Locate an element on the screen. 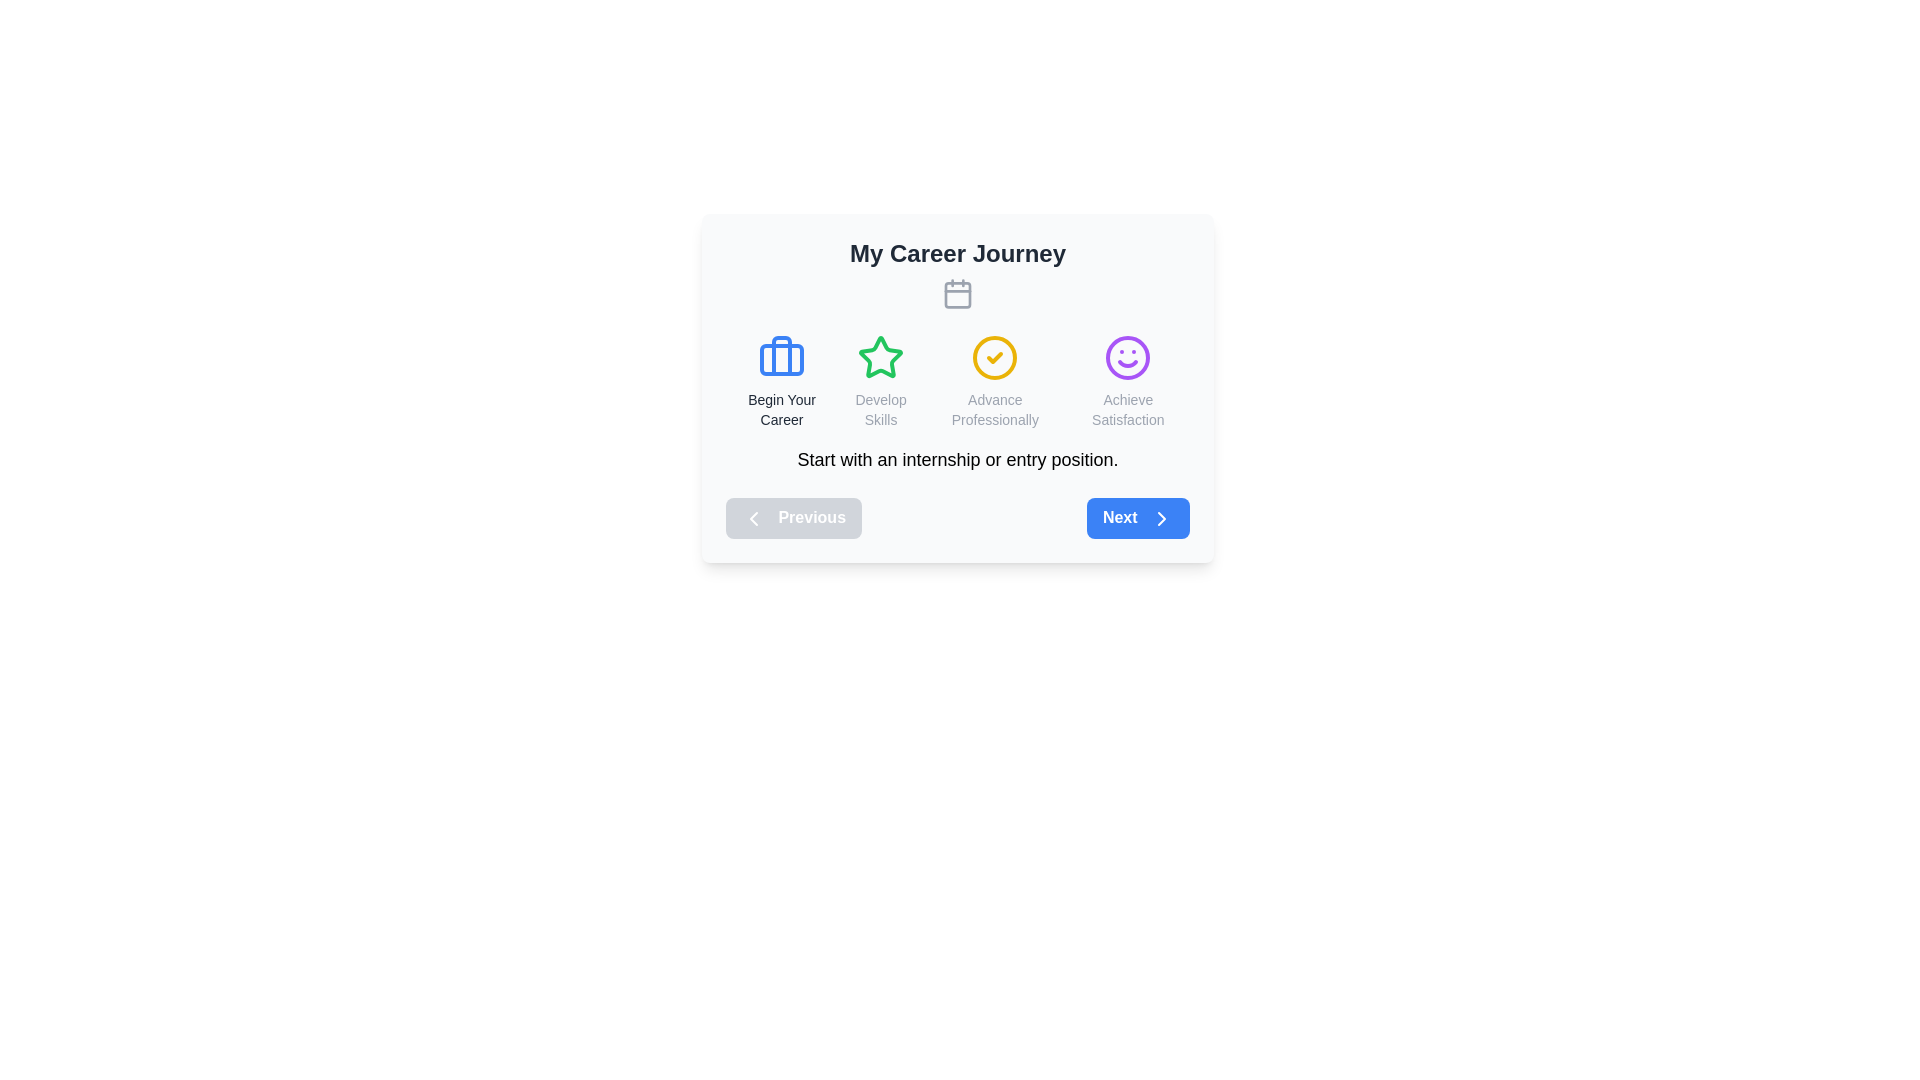 This screenshot has height=1080, width=1920. the small rightward chevron icon adjacent to the 'Next' button is located at coordinates (1161, 516).